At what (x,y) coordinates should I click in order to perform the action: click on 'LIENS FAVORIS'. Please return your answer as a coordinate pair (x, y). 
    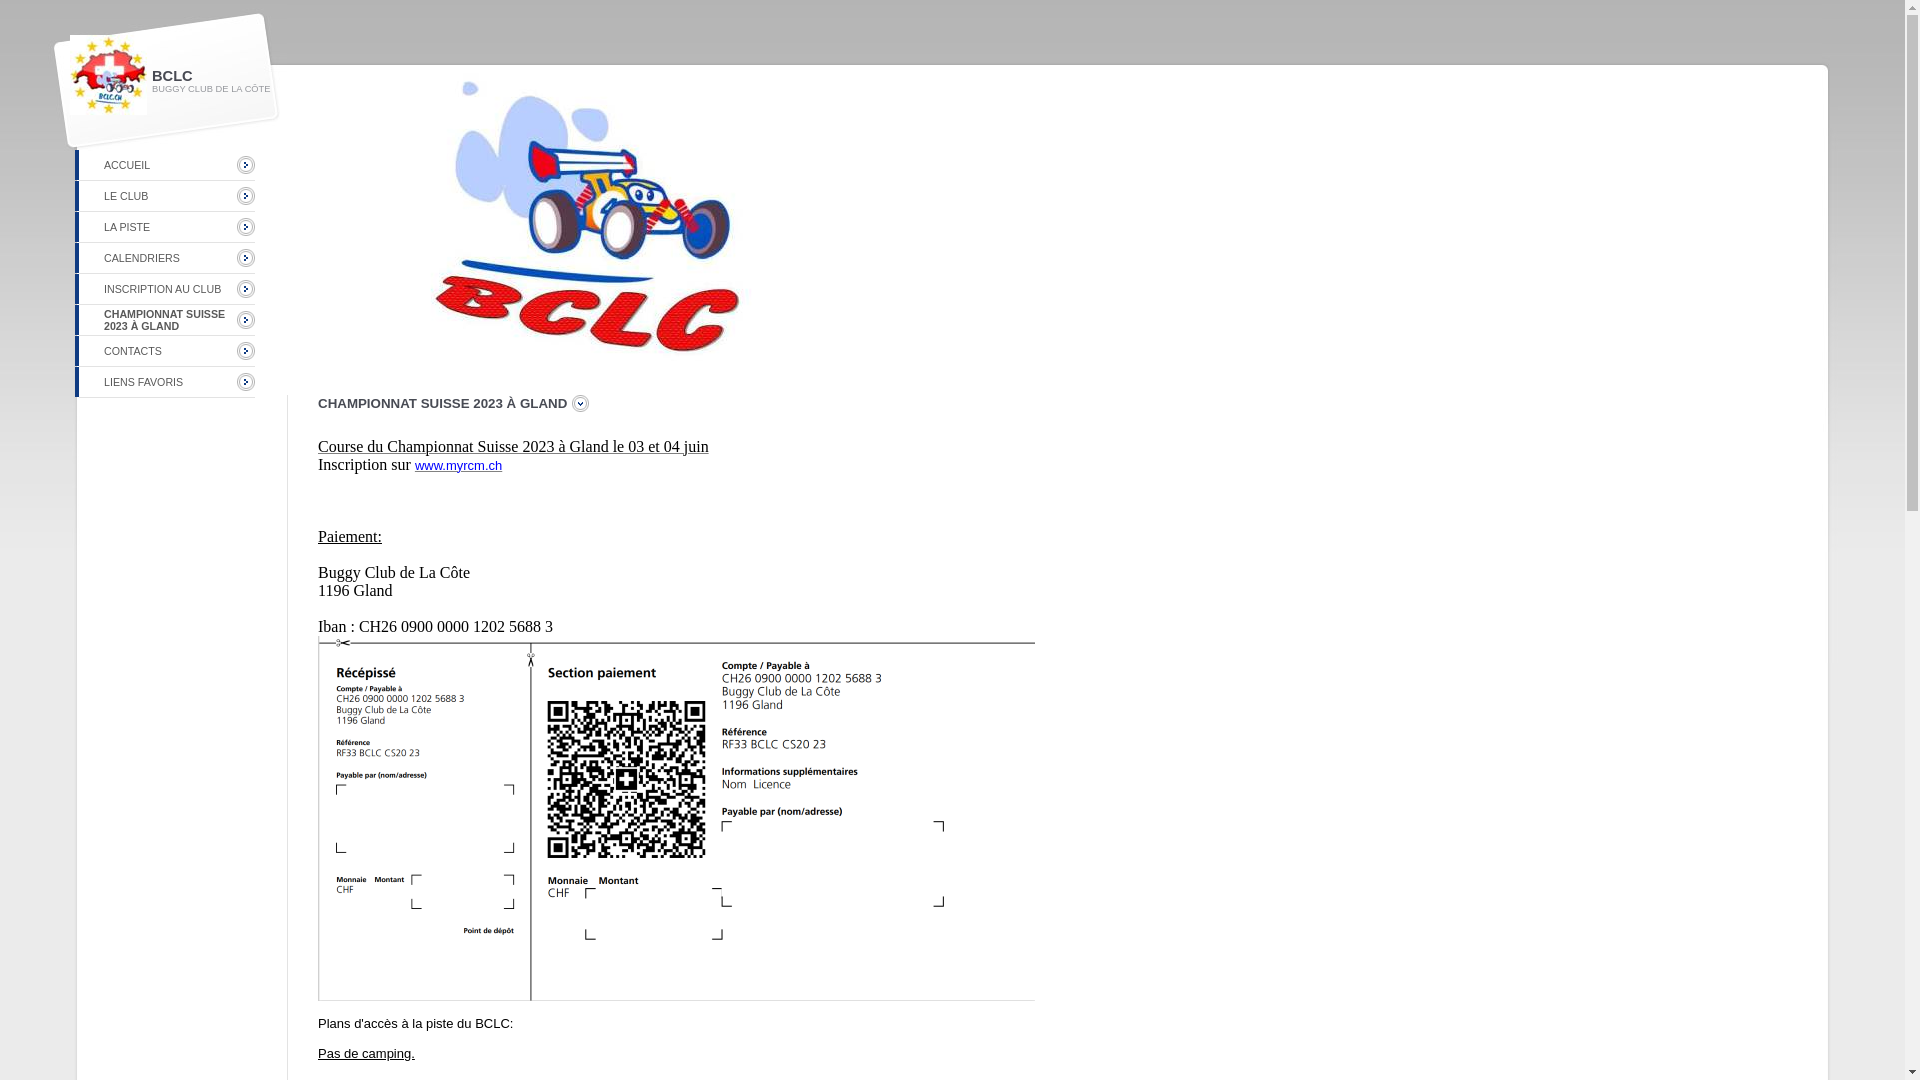
    Looking at the image, I should click on (142, 381).